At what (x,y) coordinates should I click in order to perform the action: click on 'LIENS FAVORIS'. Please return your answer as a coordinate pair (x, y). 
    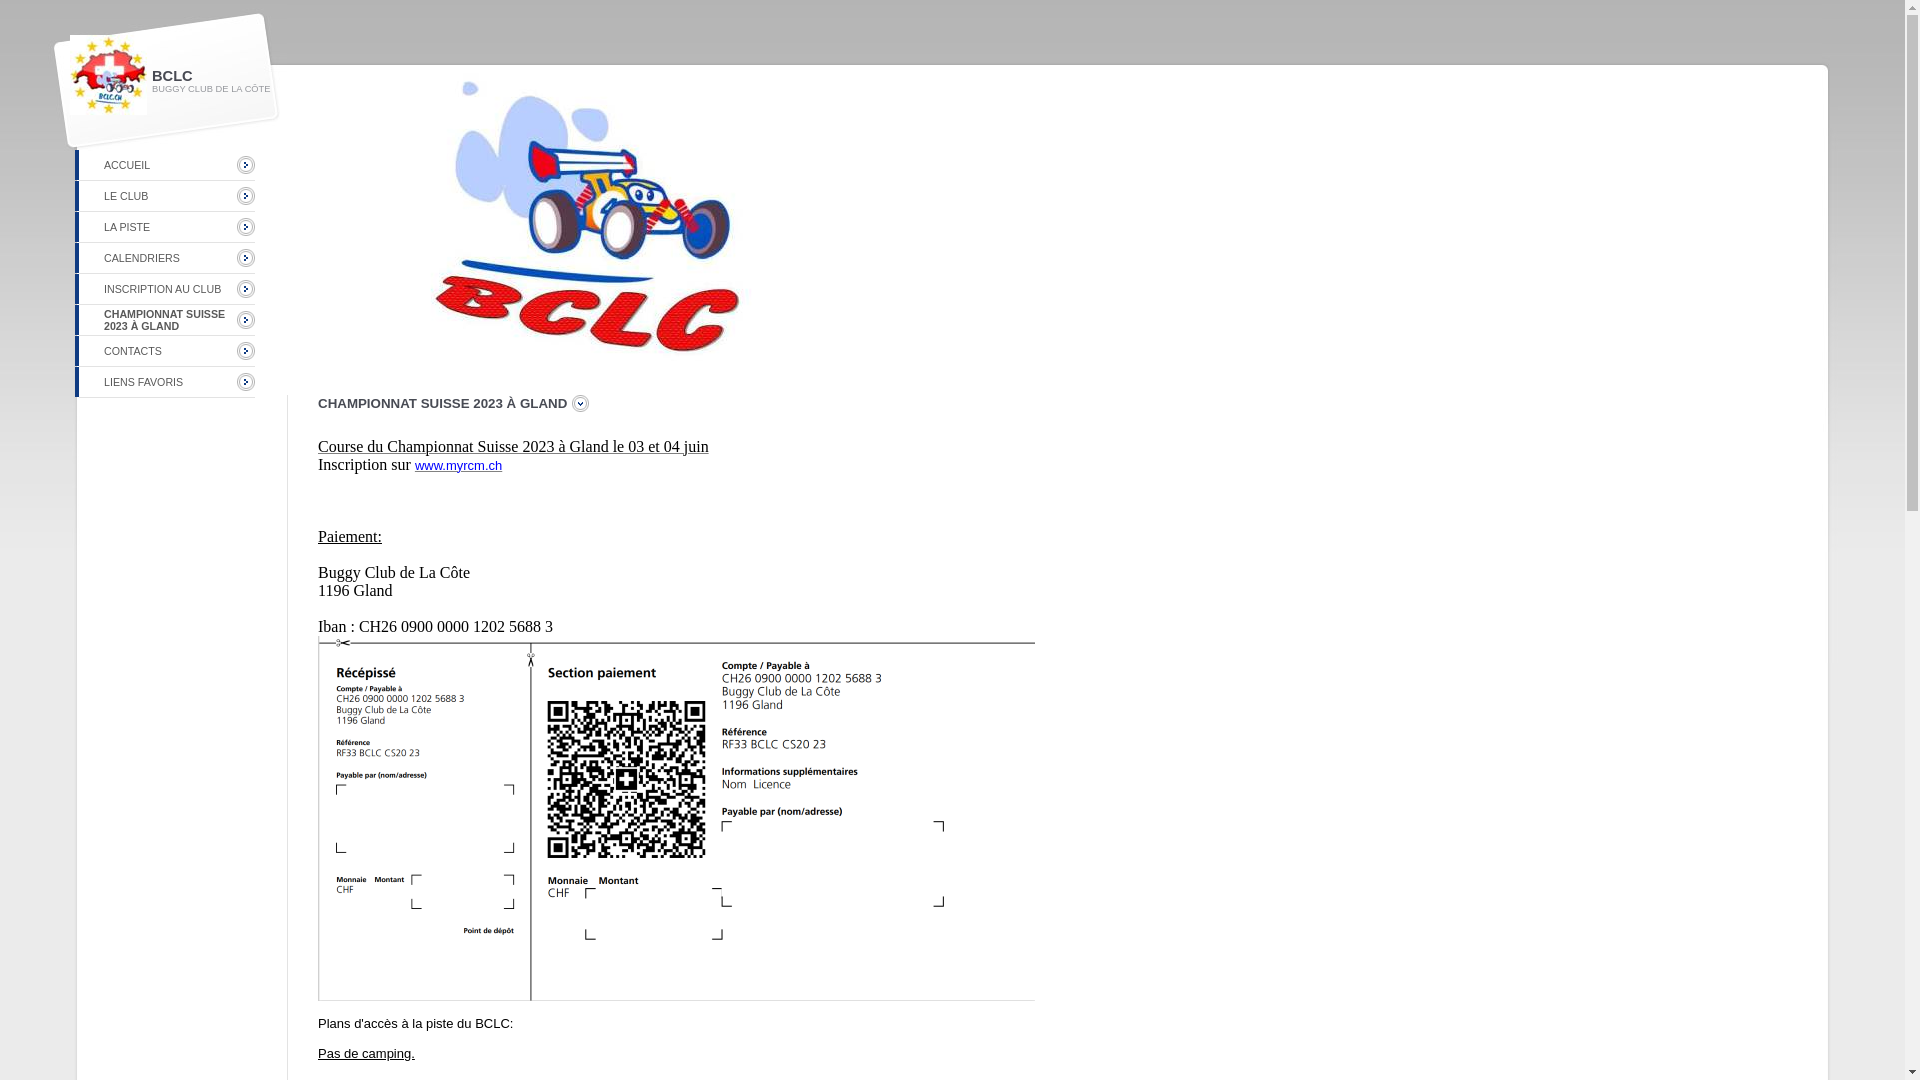
    Looking at the image, I should click on (142, 381).